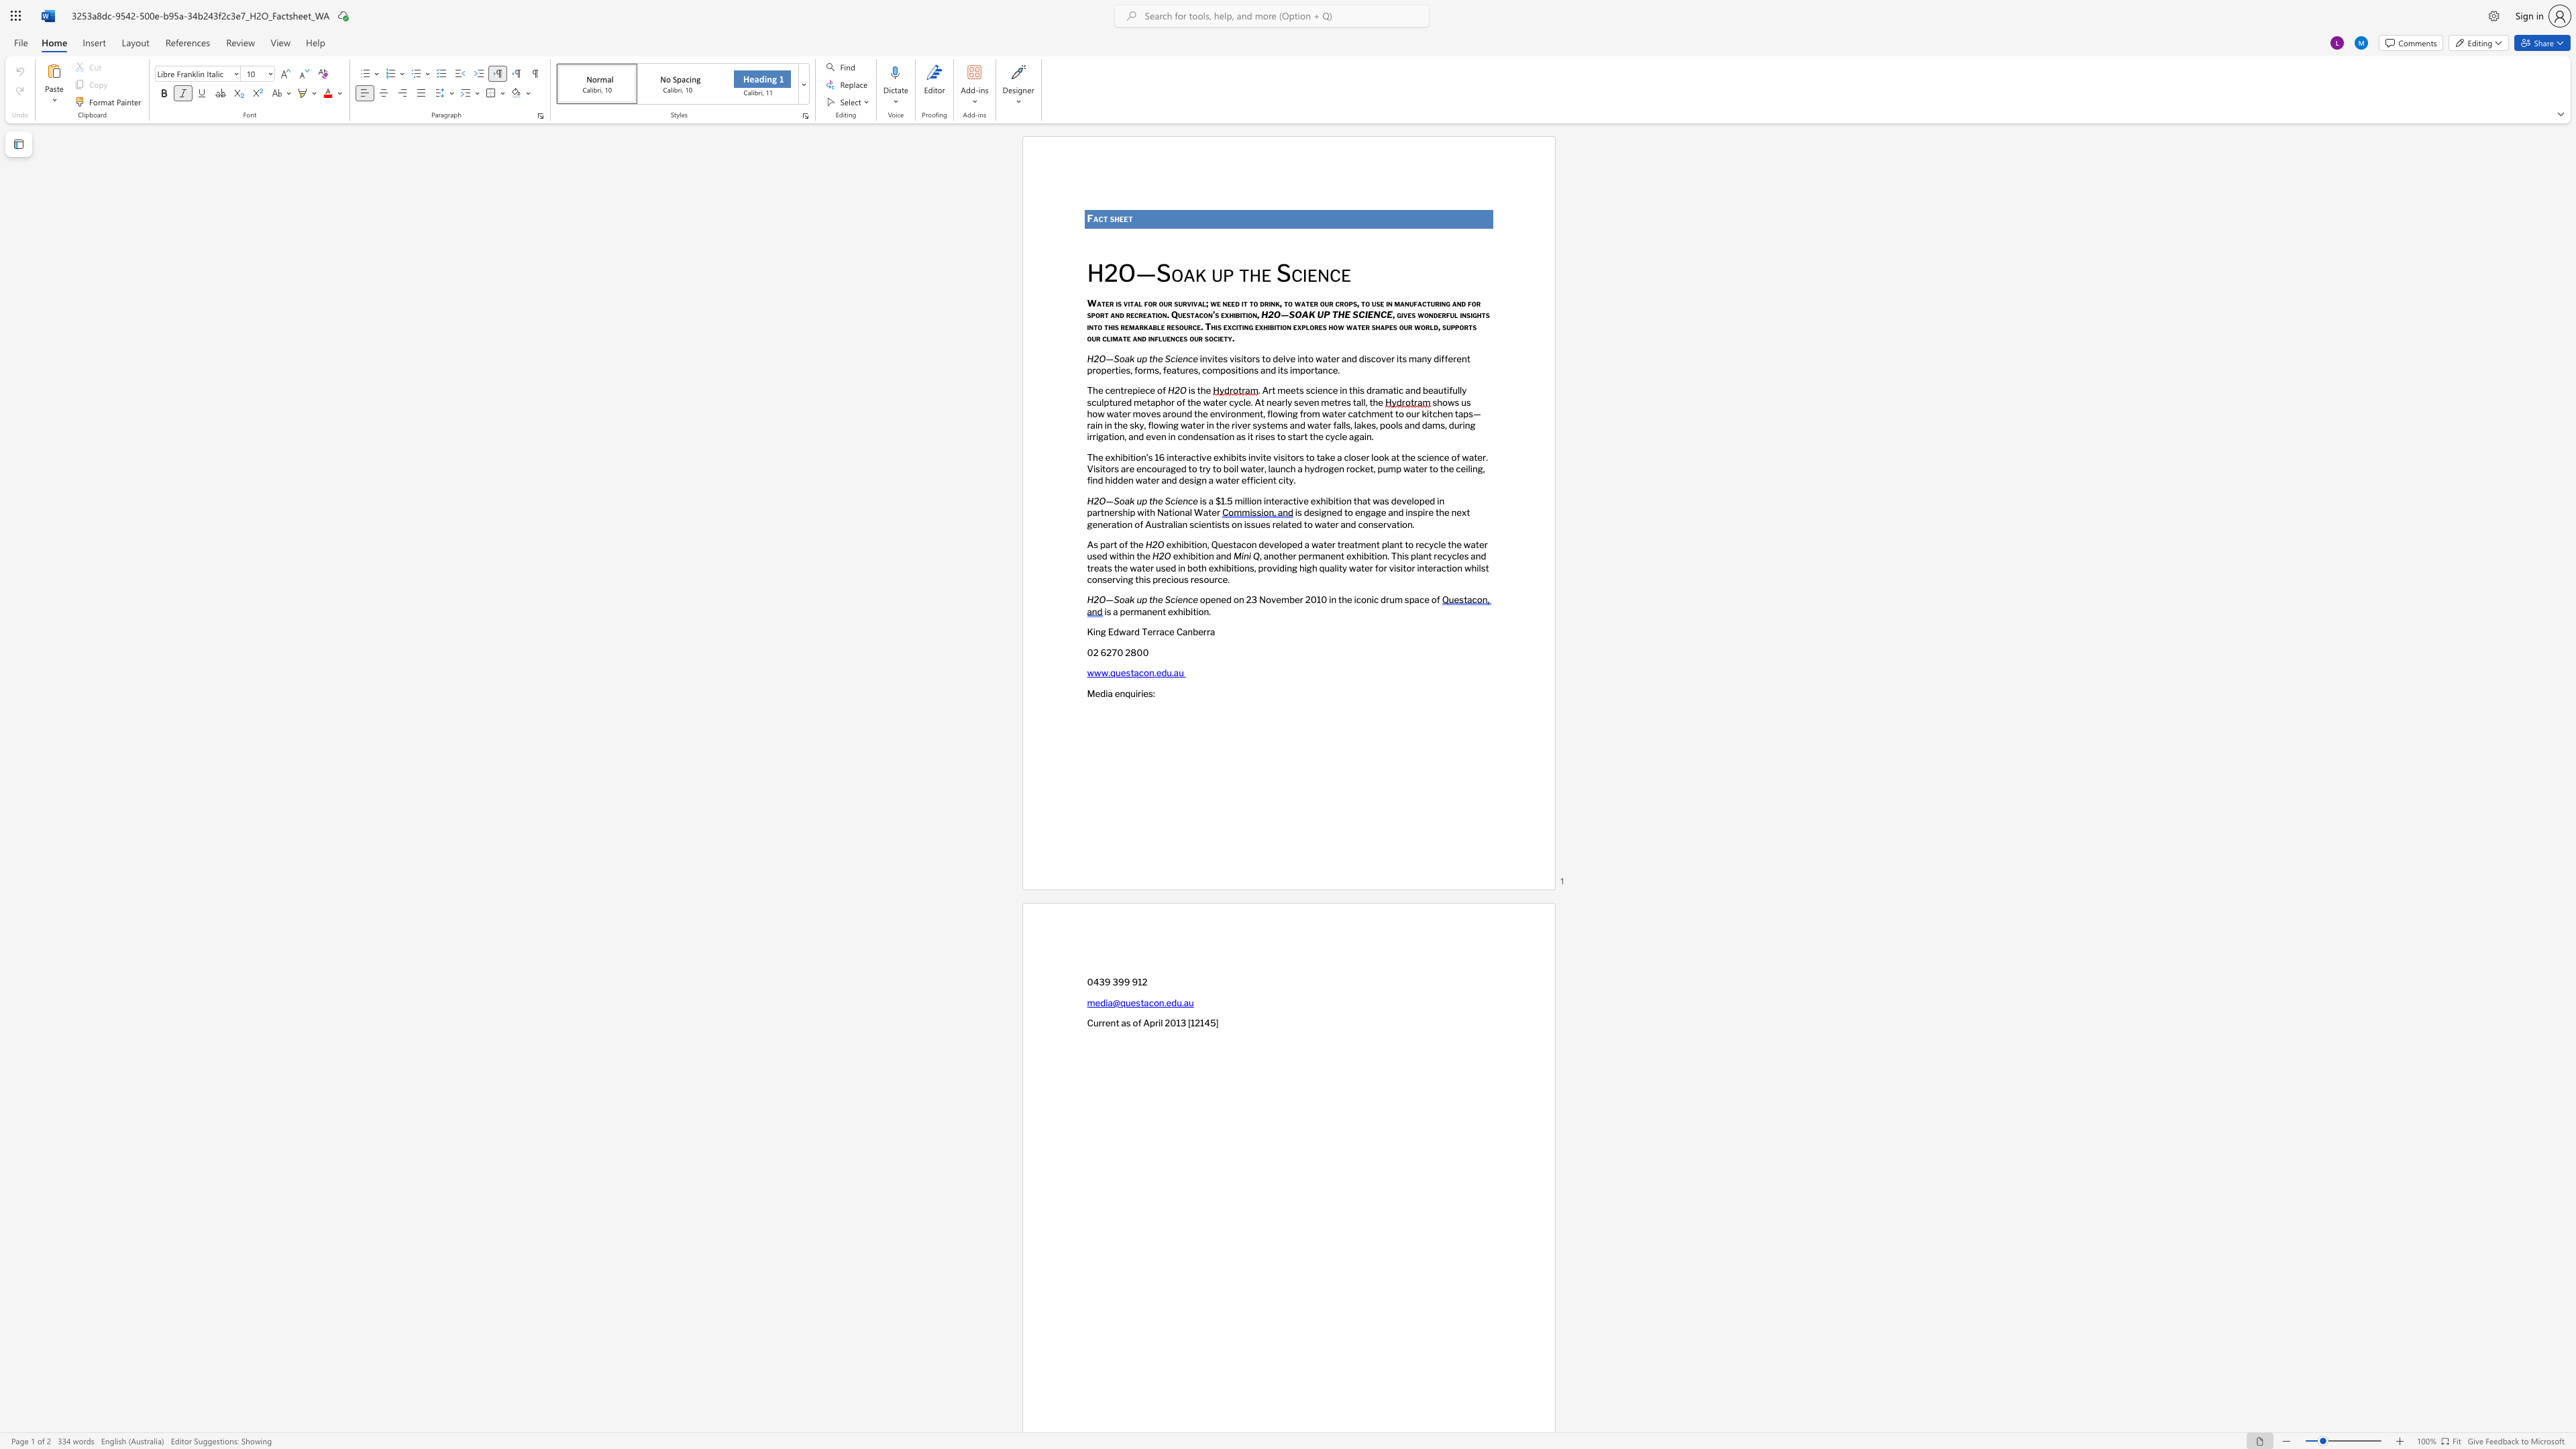 This screenshot has height=1449, width=2576. I want to click on the space between the continuous character "t" and "m" in the text, so click(1357, 543).